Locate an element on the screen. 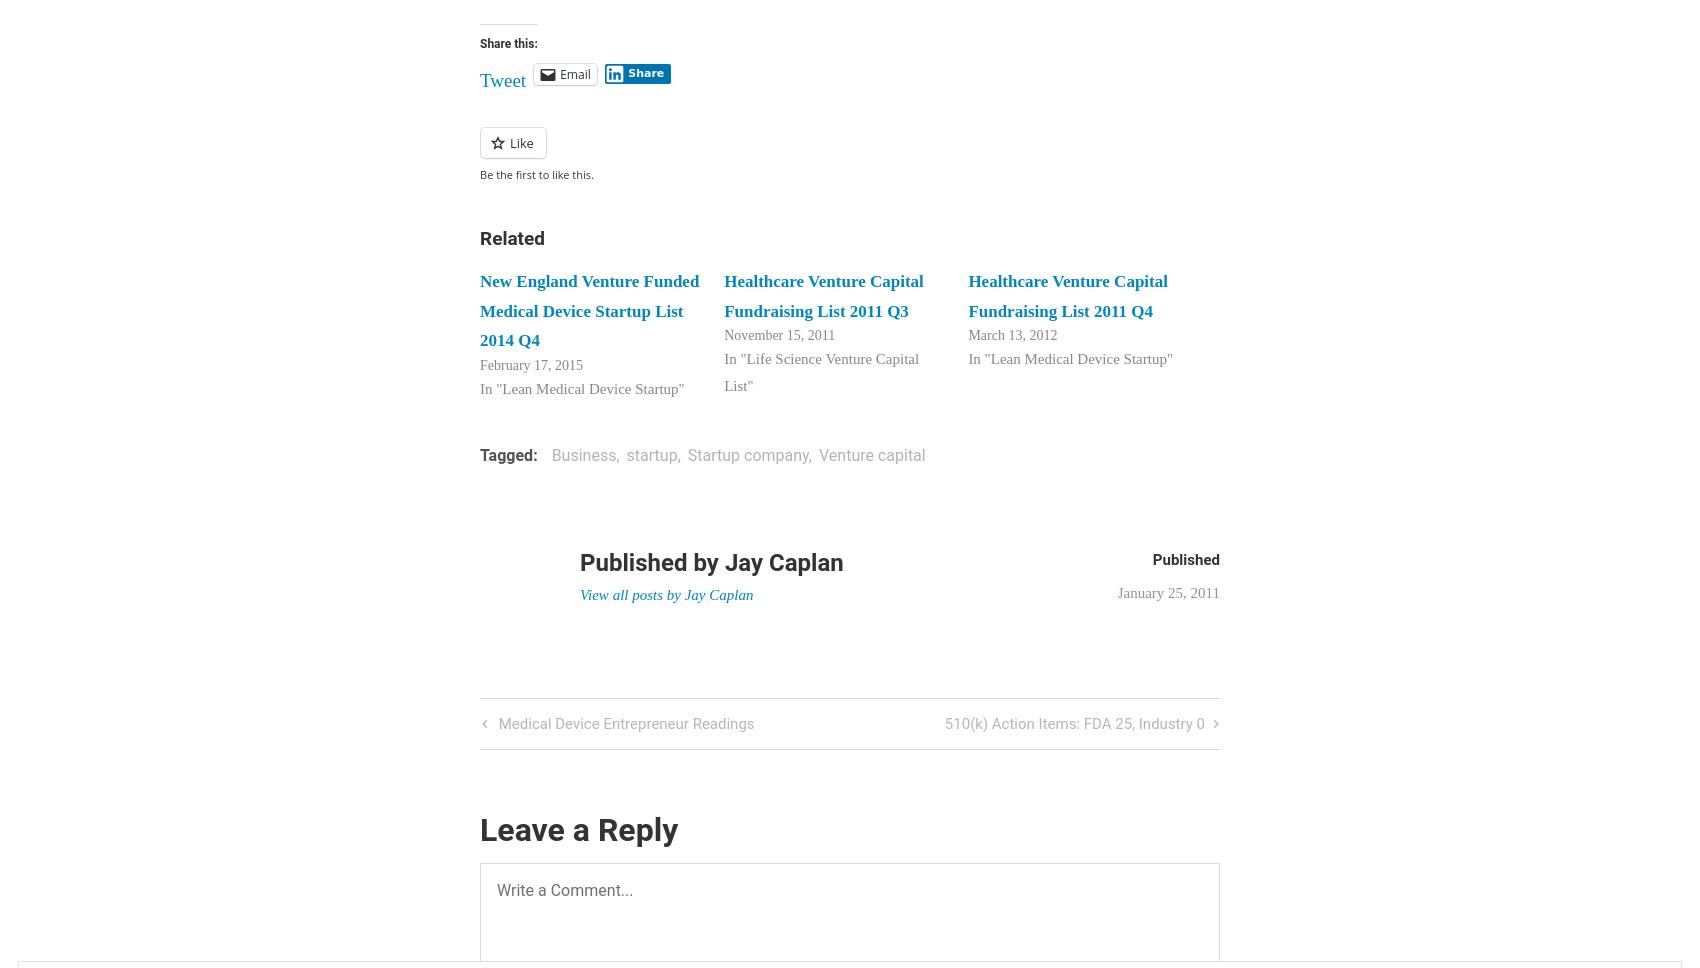  'January 25, 2011' is located at coordinates (1168, 592).